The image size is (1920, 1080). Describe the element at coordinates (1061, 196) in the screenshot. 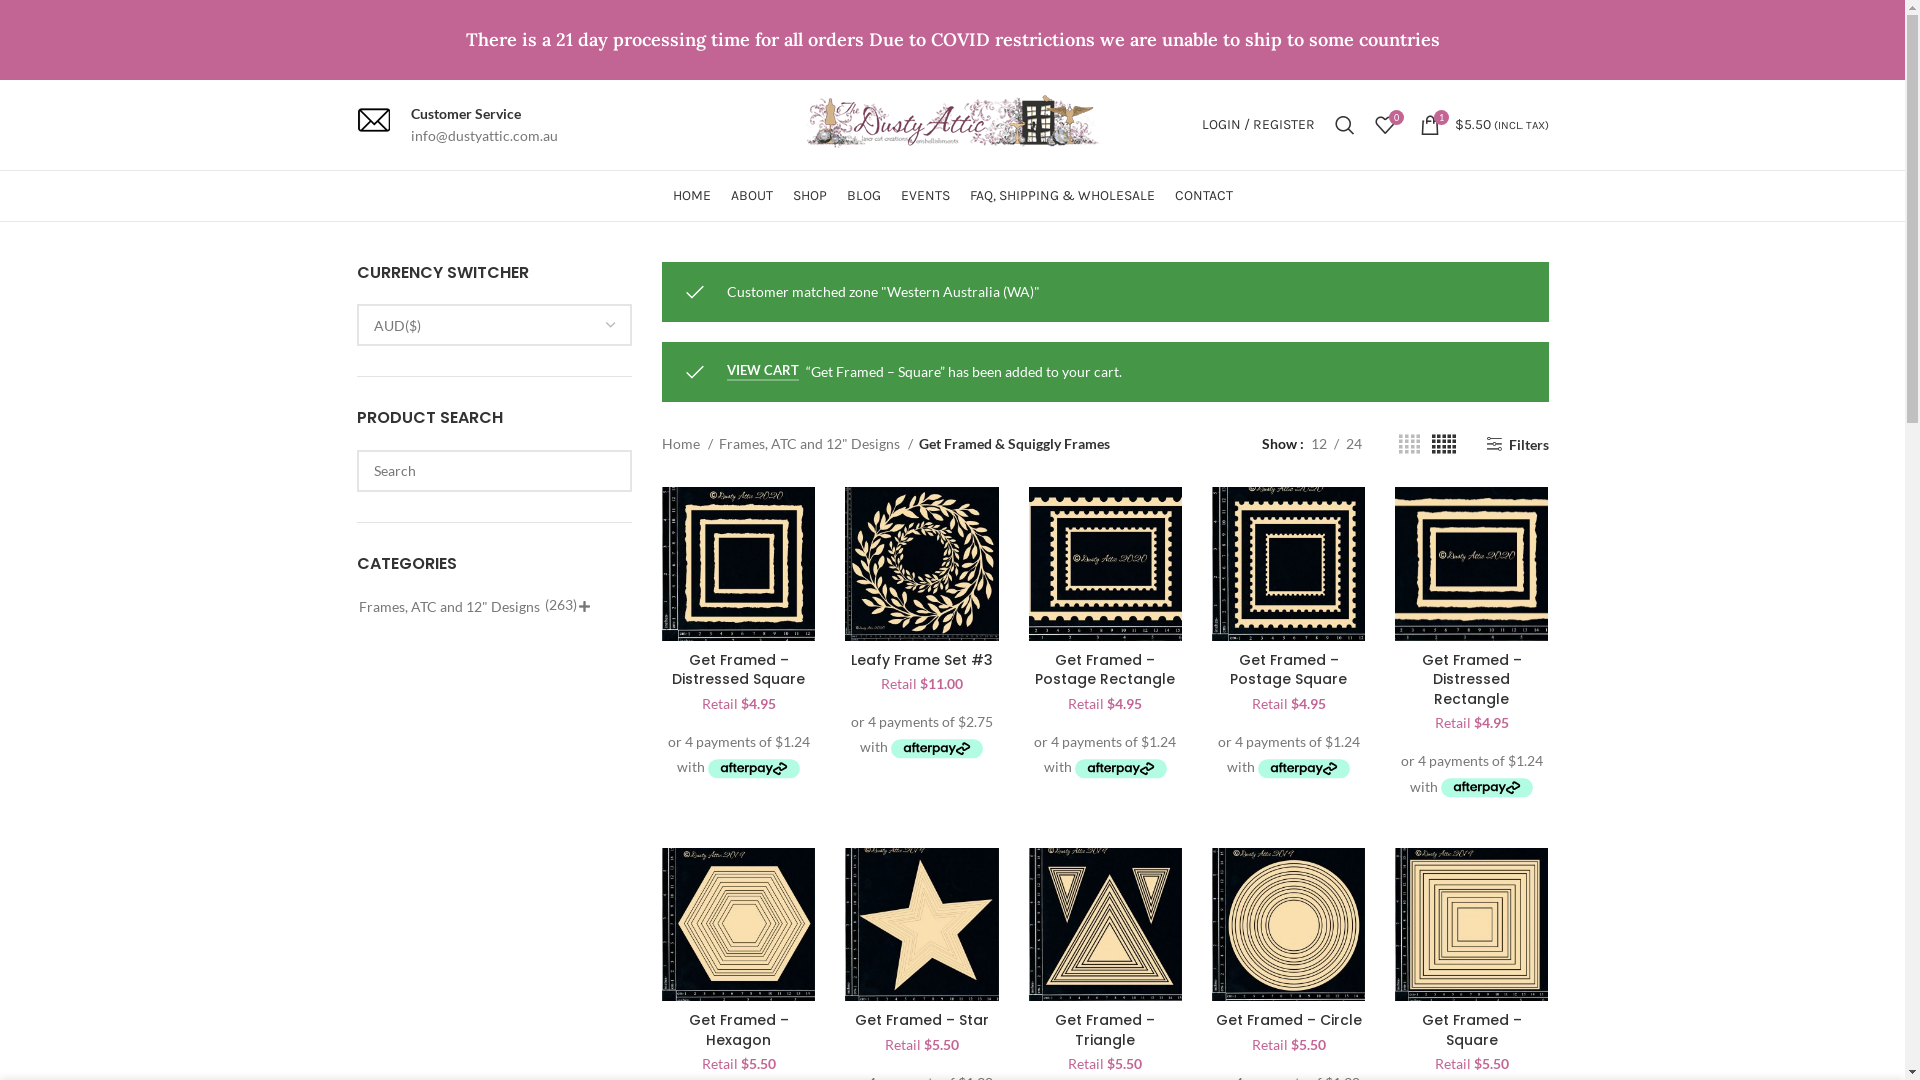

I see `'FAQ, SHIPPING & WHOLESALE'` at that location.